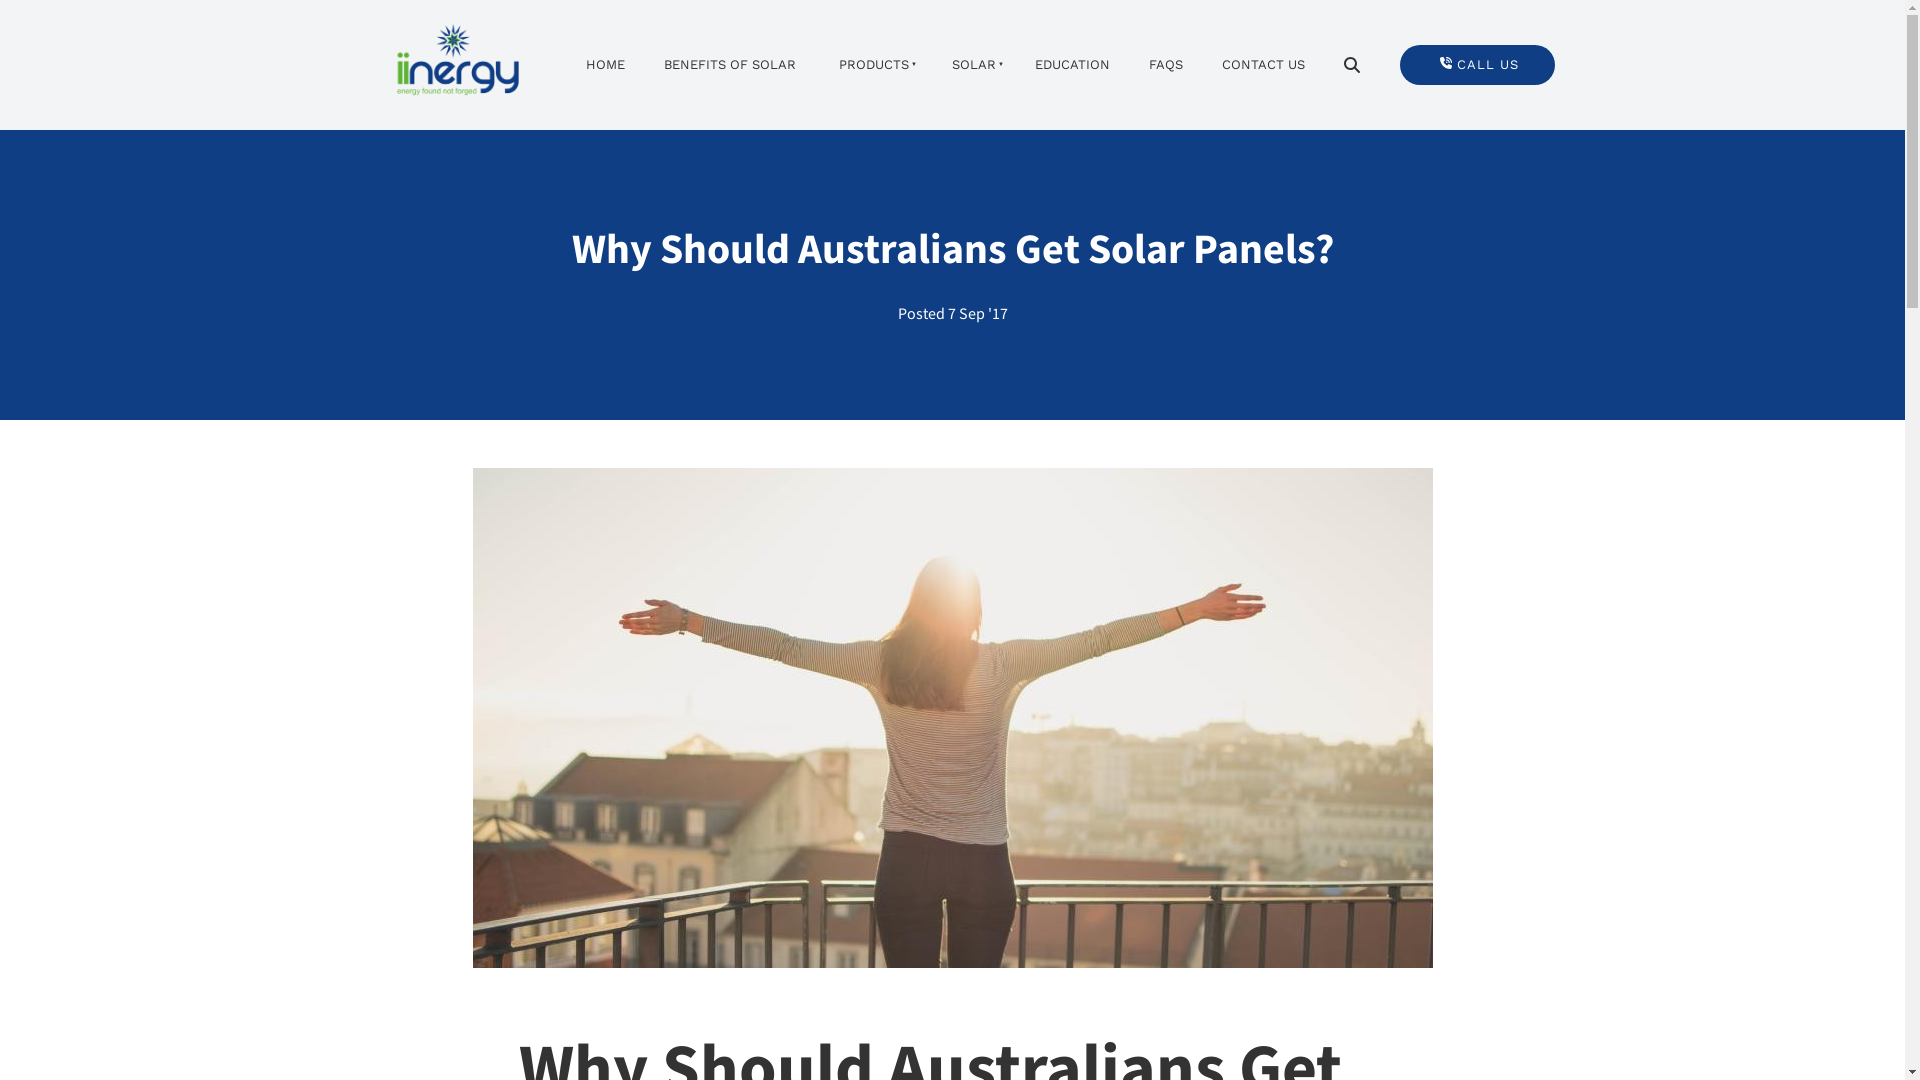 The image size is (1920, 1080). I want to click on 'BENEFITS OF SOLAR', so click(729, 64).